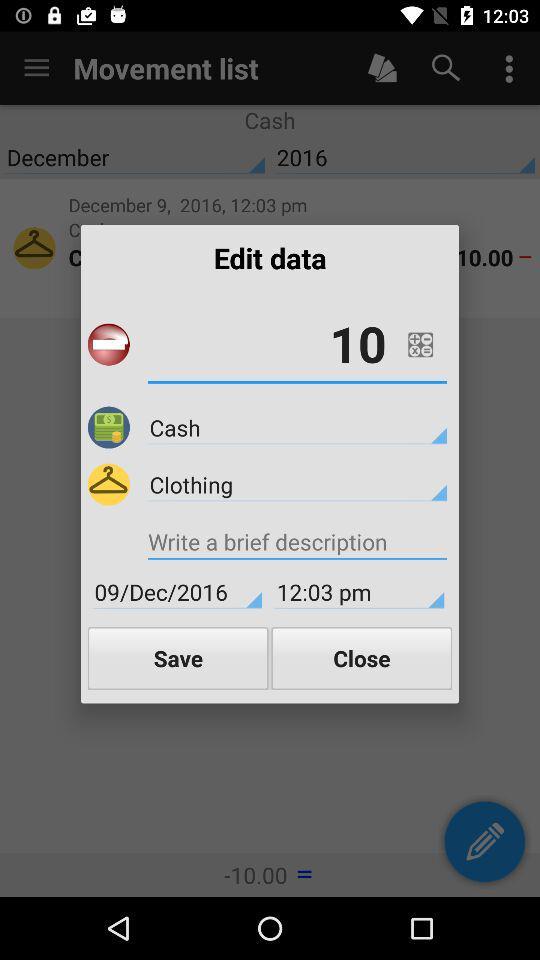  Describe the element at coordinates (296, 427) in the screenshot. I see `the cash` at that location.